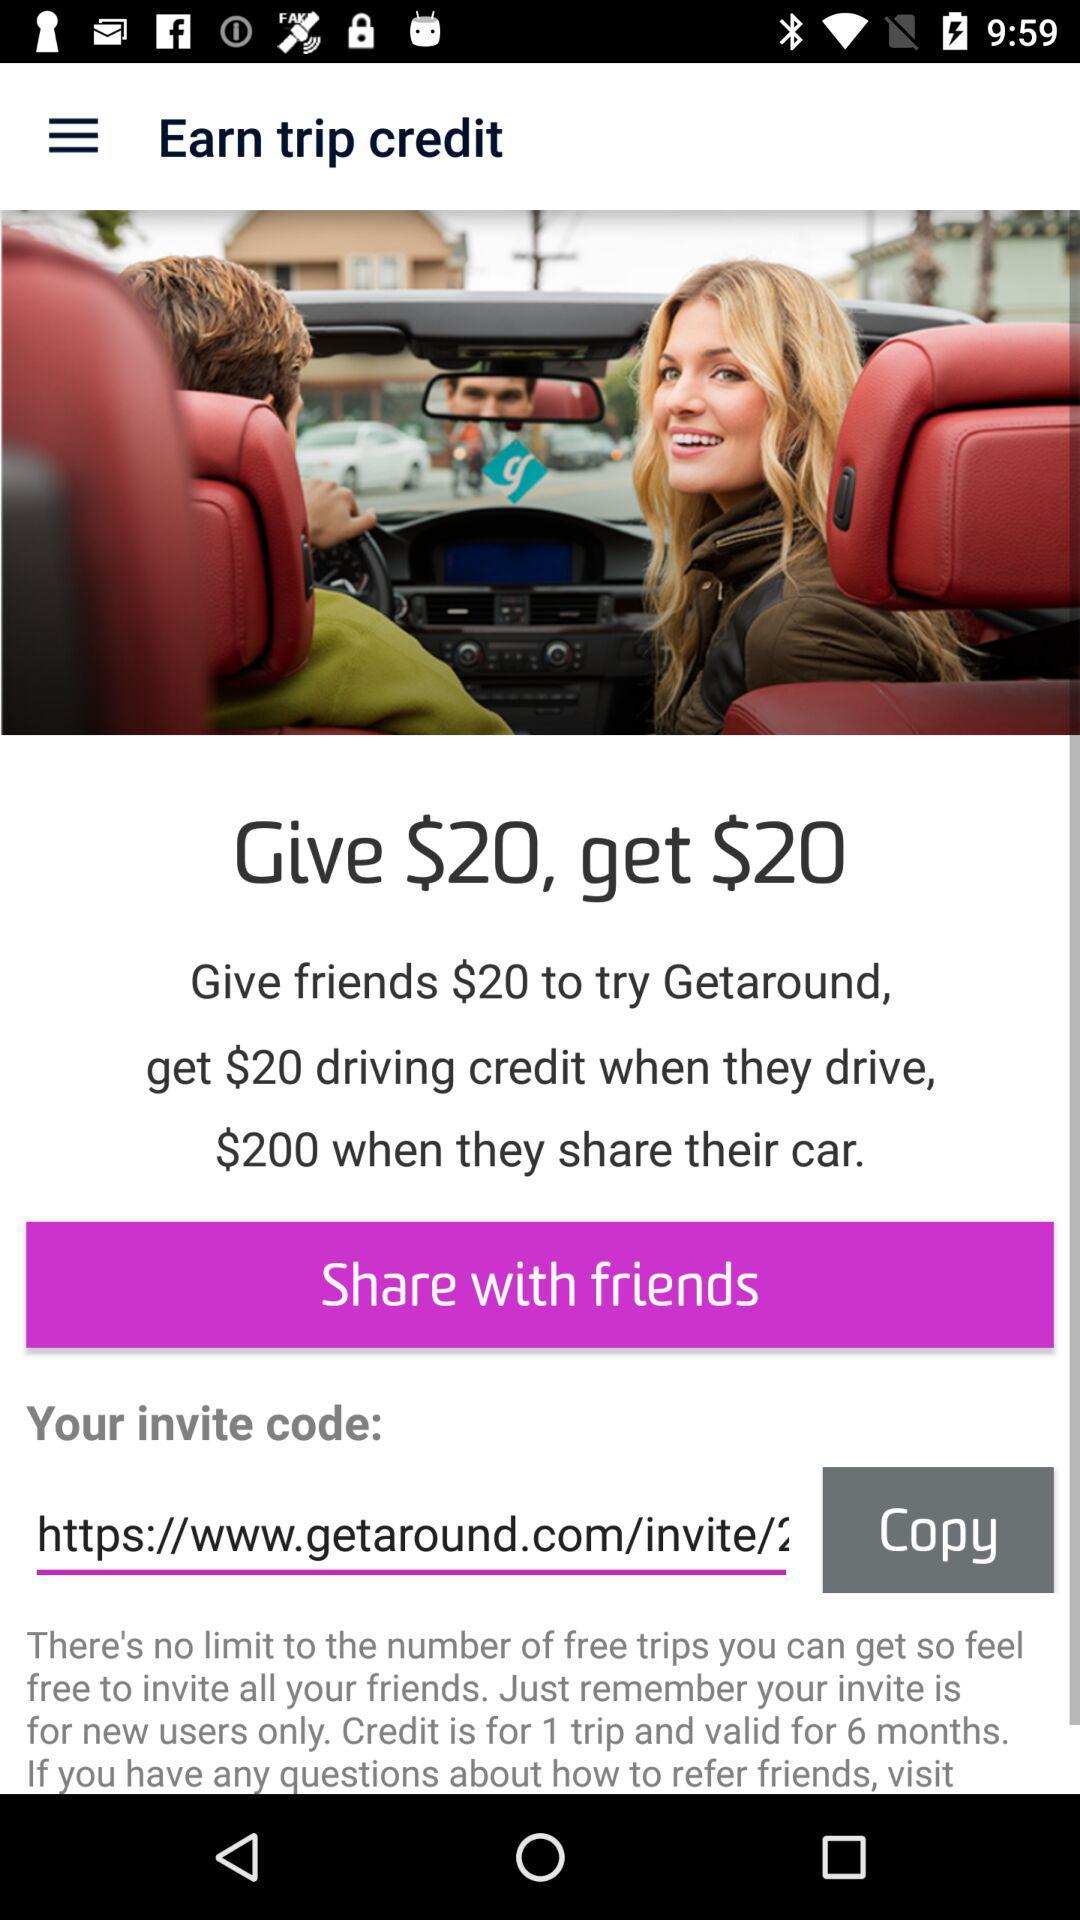  I want to click on the item at the bottom right corner, so click(938, 1529).